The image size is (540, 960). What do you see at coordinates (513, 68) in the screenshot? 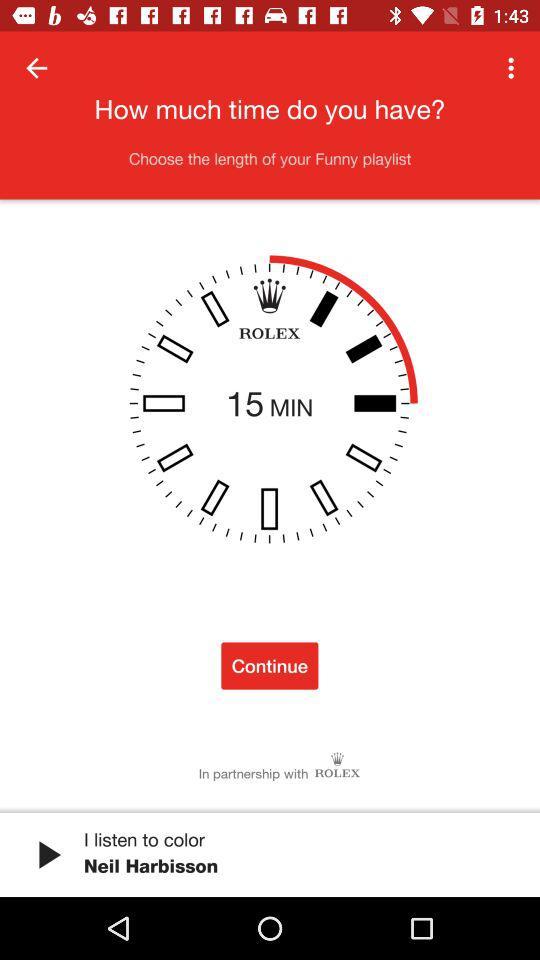
I see `the item at the top right corner` at bounding box center [513, 68].